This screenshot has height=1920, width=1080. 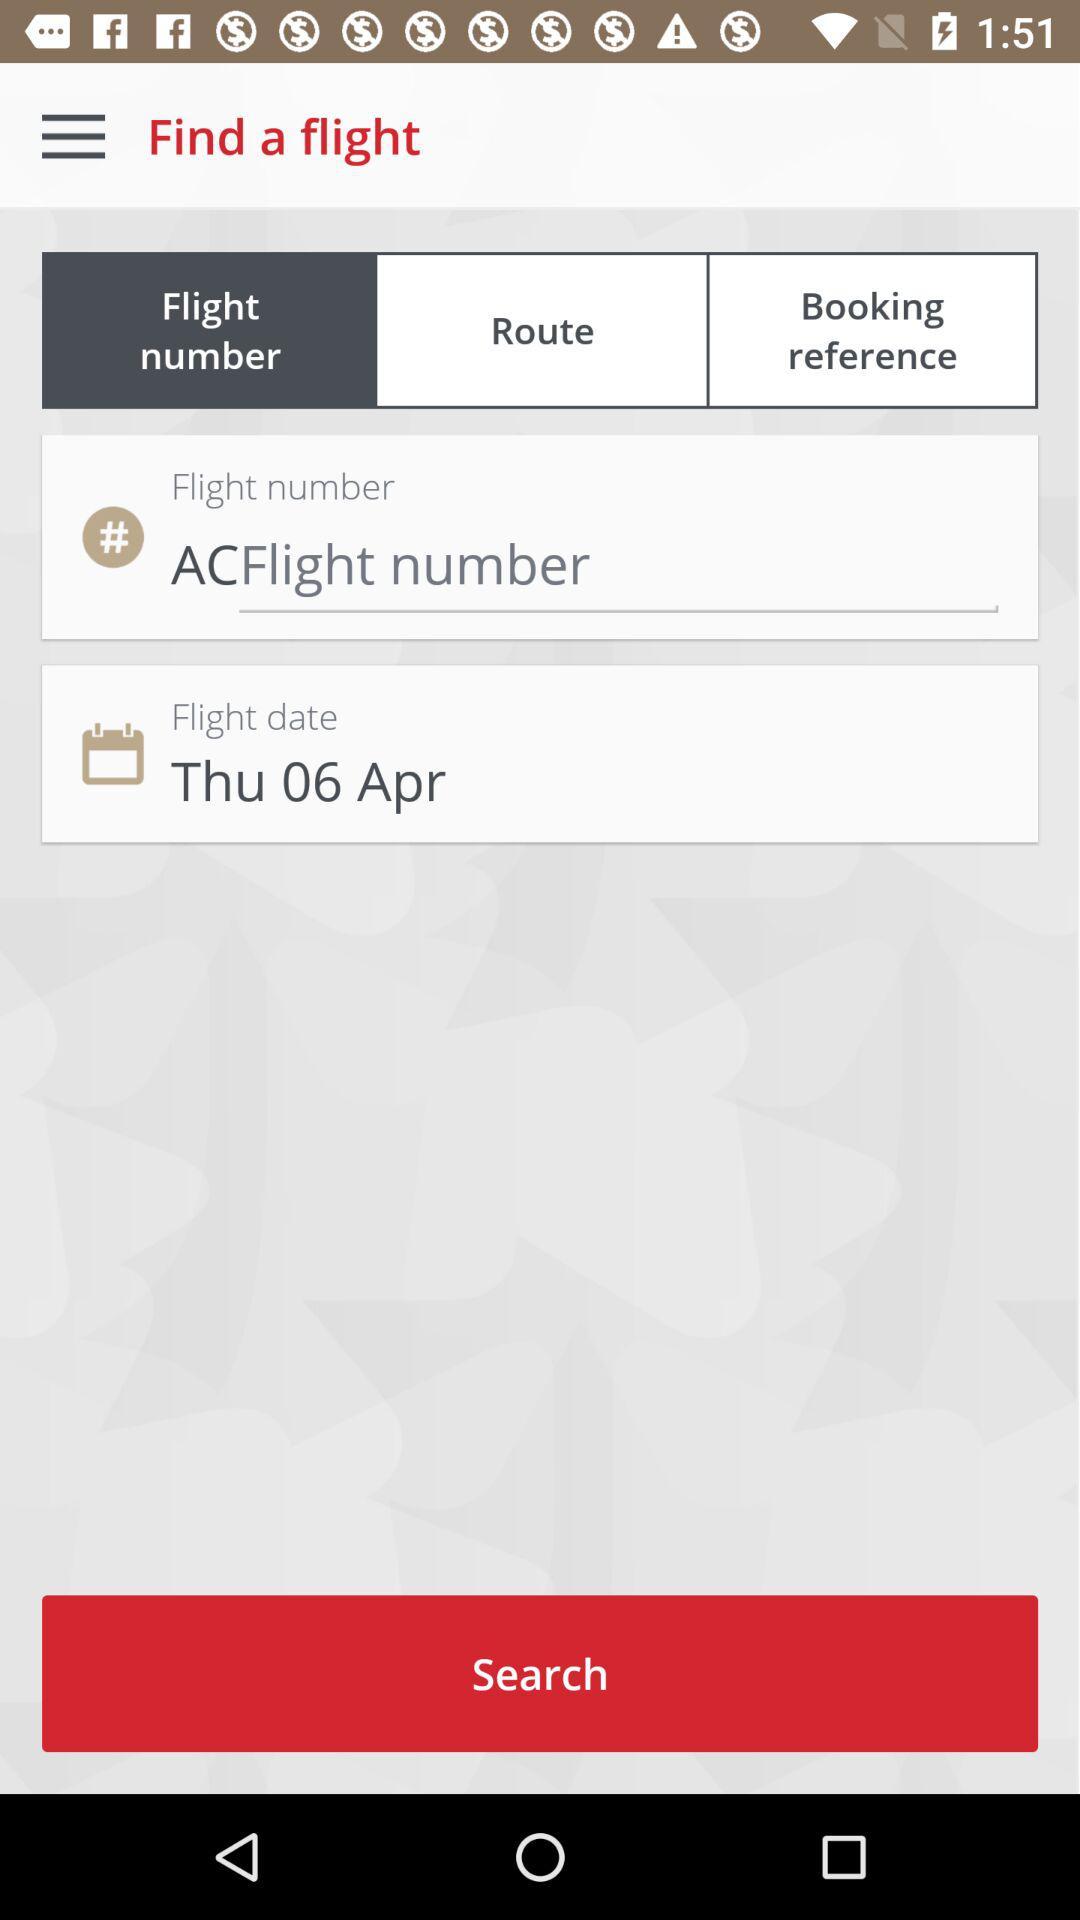 What do you see at coordinates (871, 330) in the screenshot?
I see `the item to the right of flight` at bounding box center [871, 330].